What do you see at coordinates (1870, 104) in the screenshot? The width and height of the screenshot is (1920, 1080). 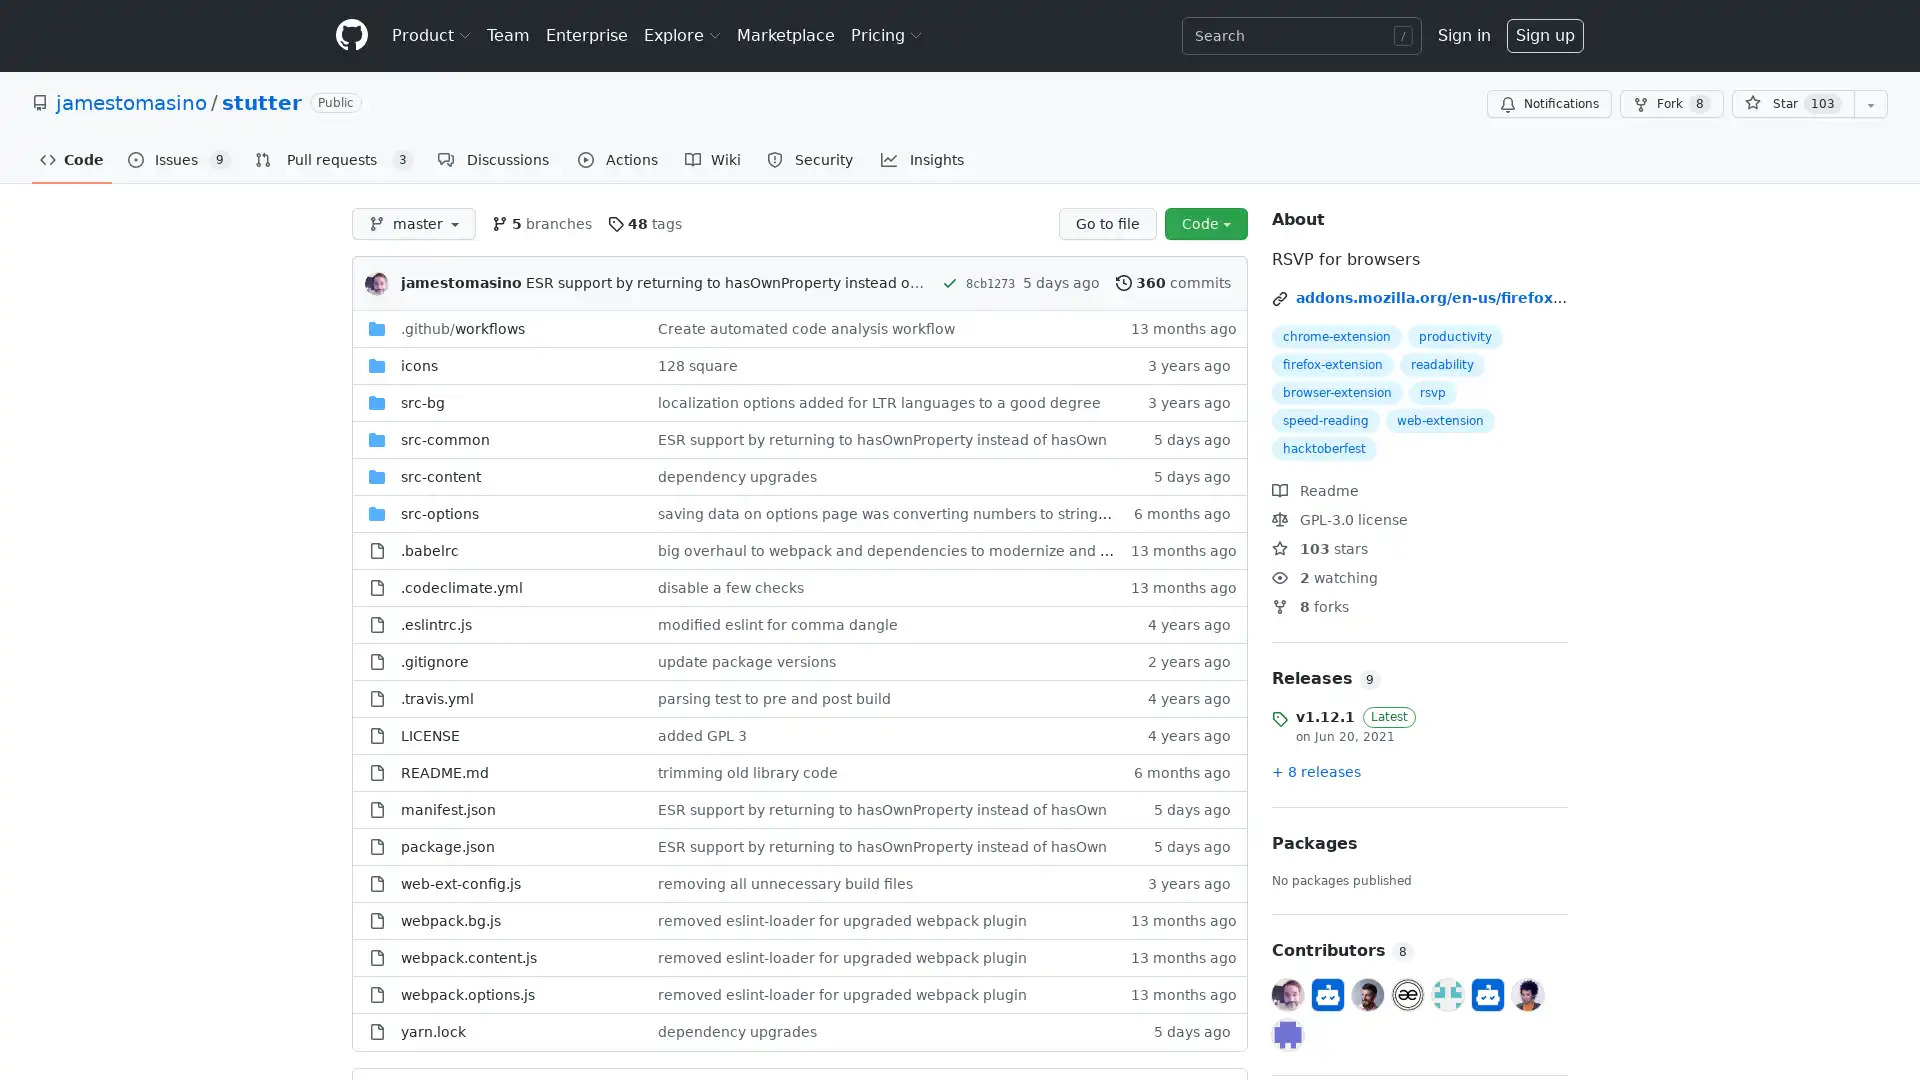 I see `You must be signed in to add this repository to a list` at bounding box center [1870, 104].